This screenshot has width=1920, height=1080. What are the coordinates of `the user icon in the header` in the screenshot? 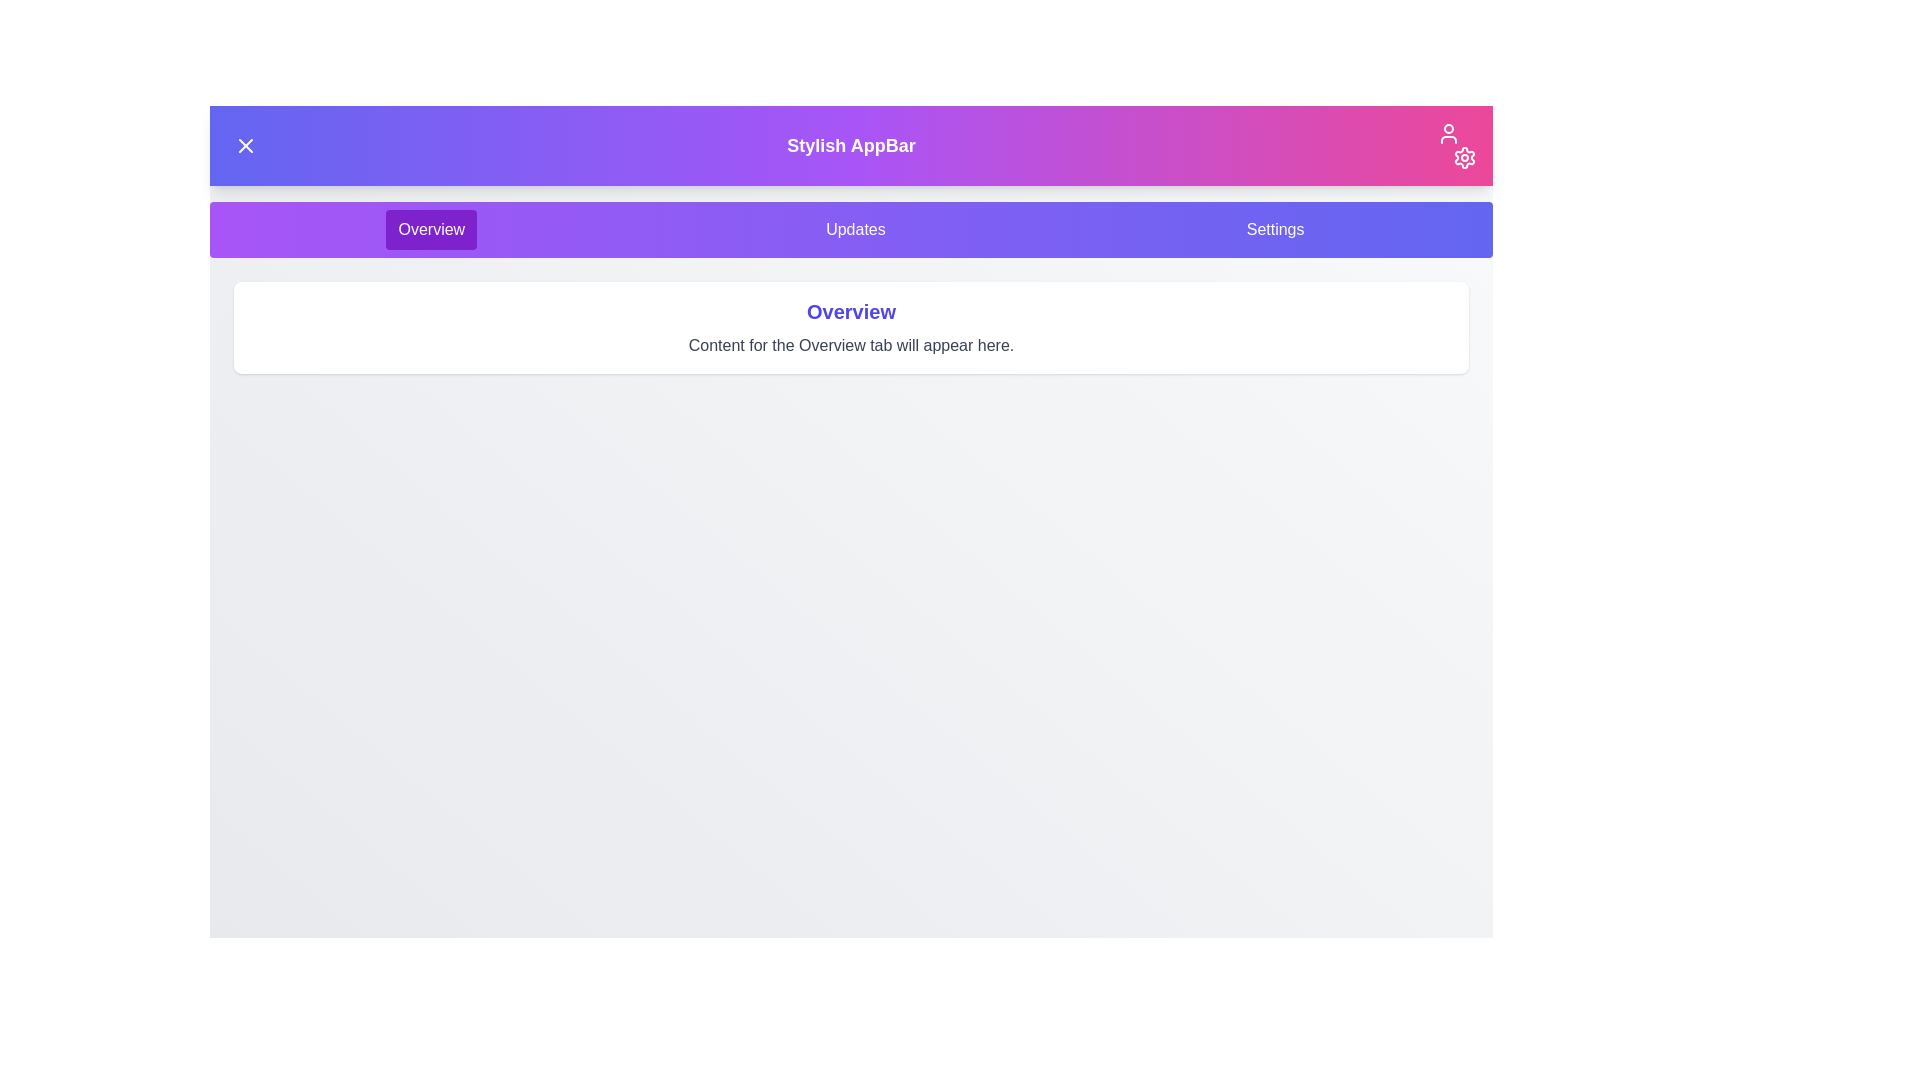 It's located at (1449, 134).